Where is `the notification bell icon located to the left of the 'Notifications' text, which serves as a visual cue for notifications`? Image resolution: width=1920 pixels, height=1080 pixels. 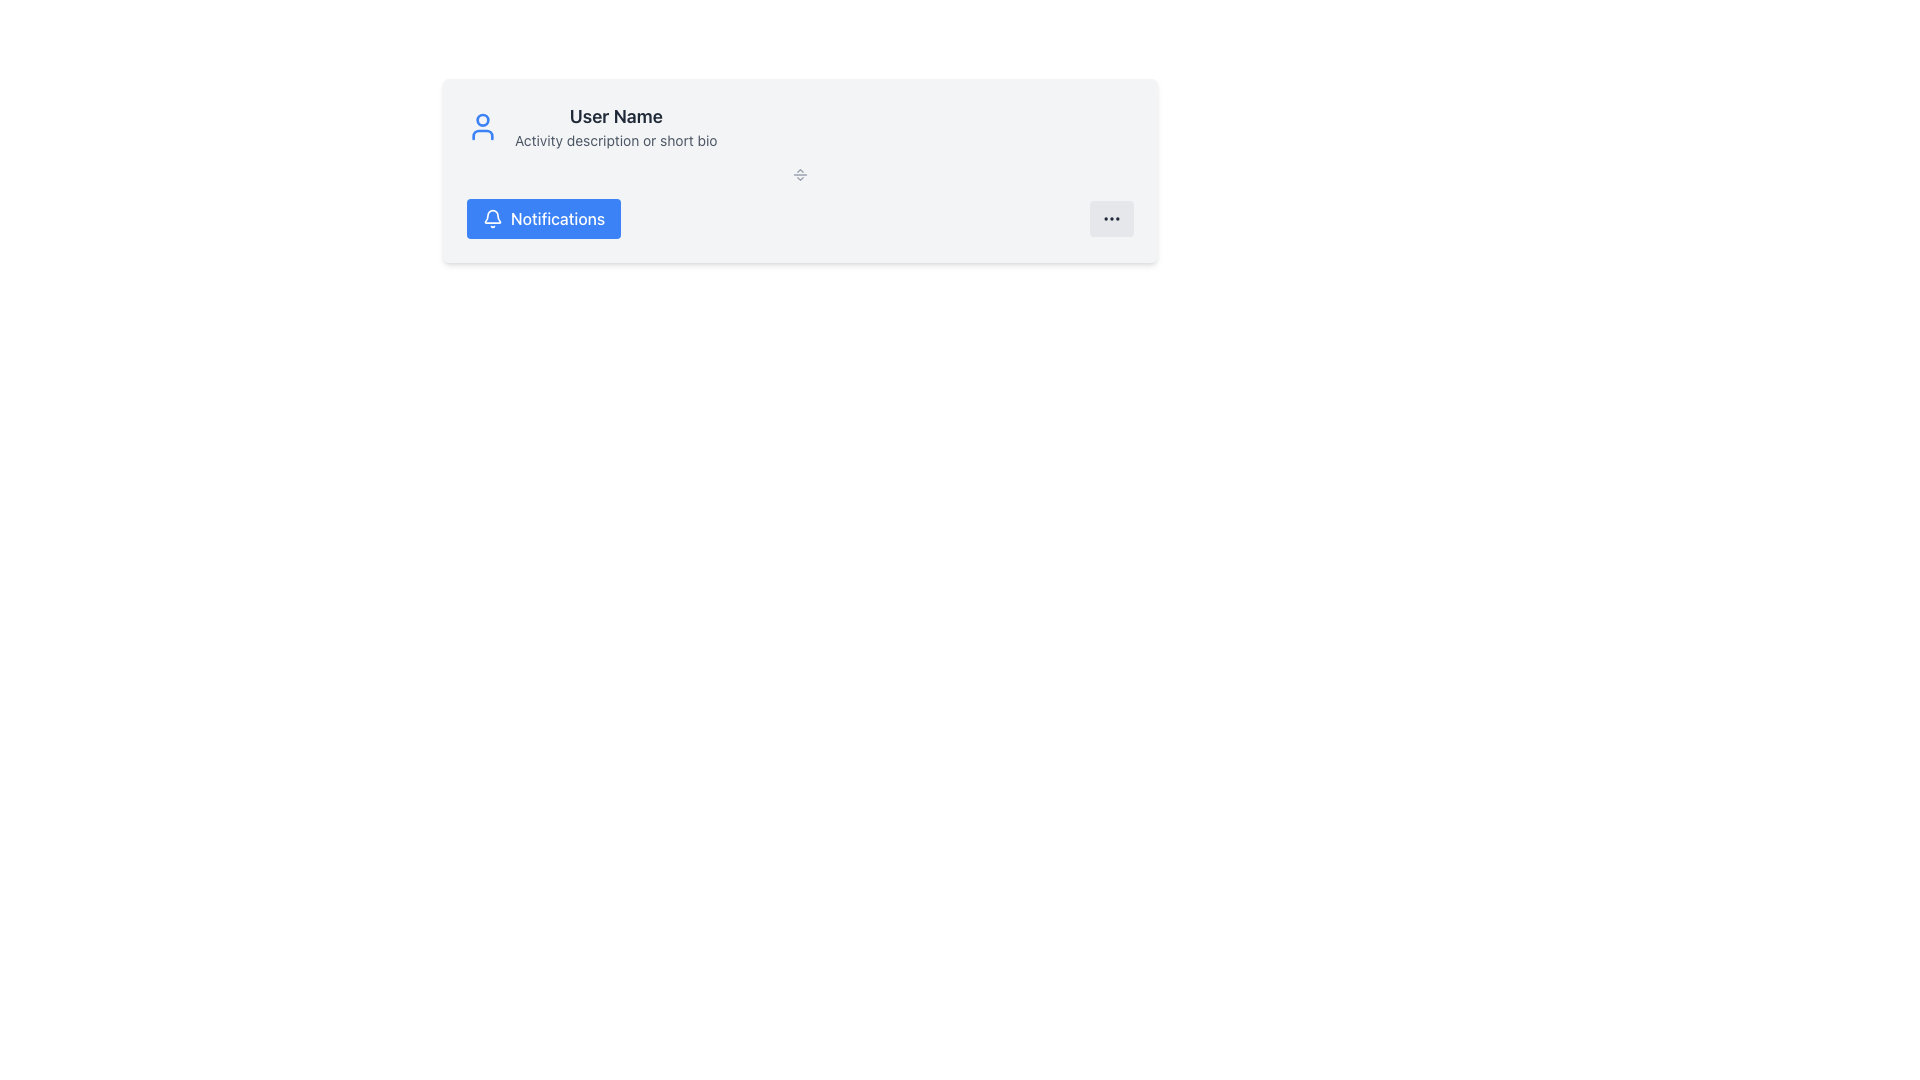
the notification bell icon located to the left of the 'Notifications' text, which serves as a visual cue for notifications is located at coordinates (493, 216).